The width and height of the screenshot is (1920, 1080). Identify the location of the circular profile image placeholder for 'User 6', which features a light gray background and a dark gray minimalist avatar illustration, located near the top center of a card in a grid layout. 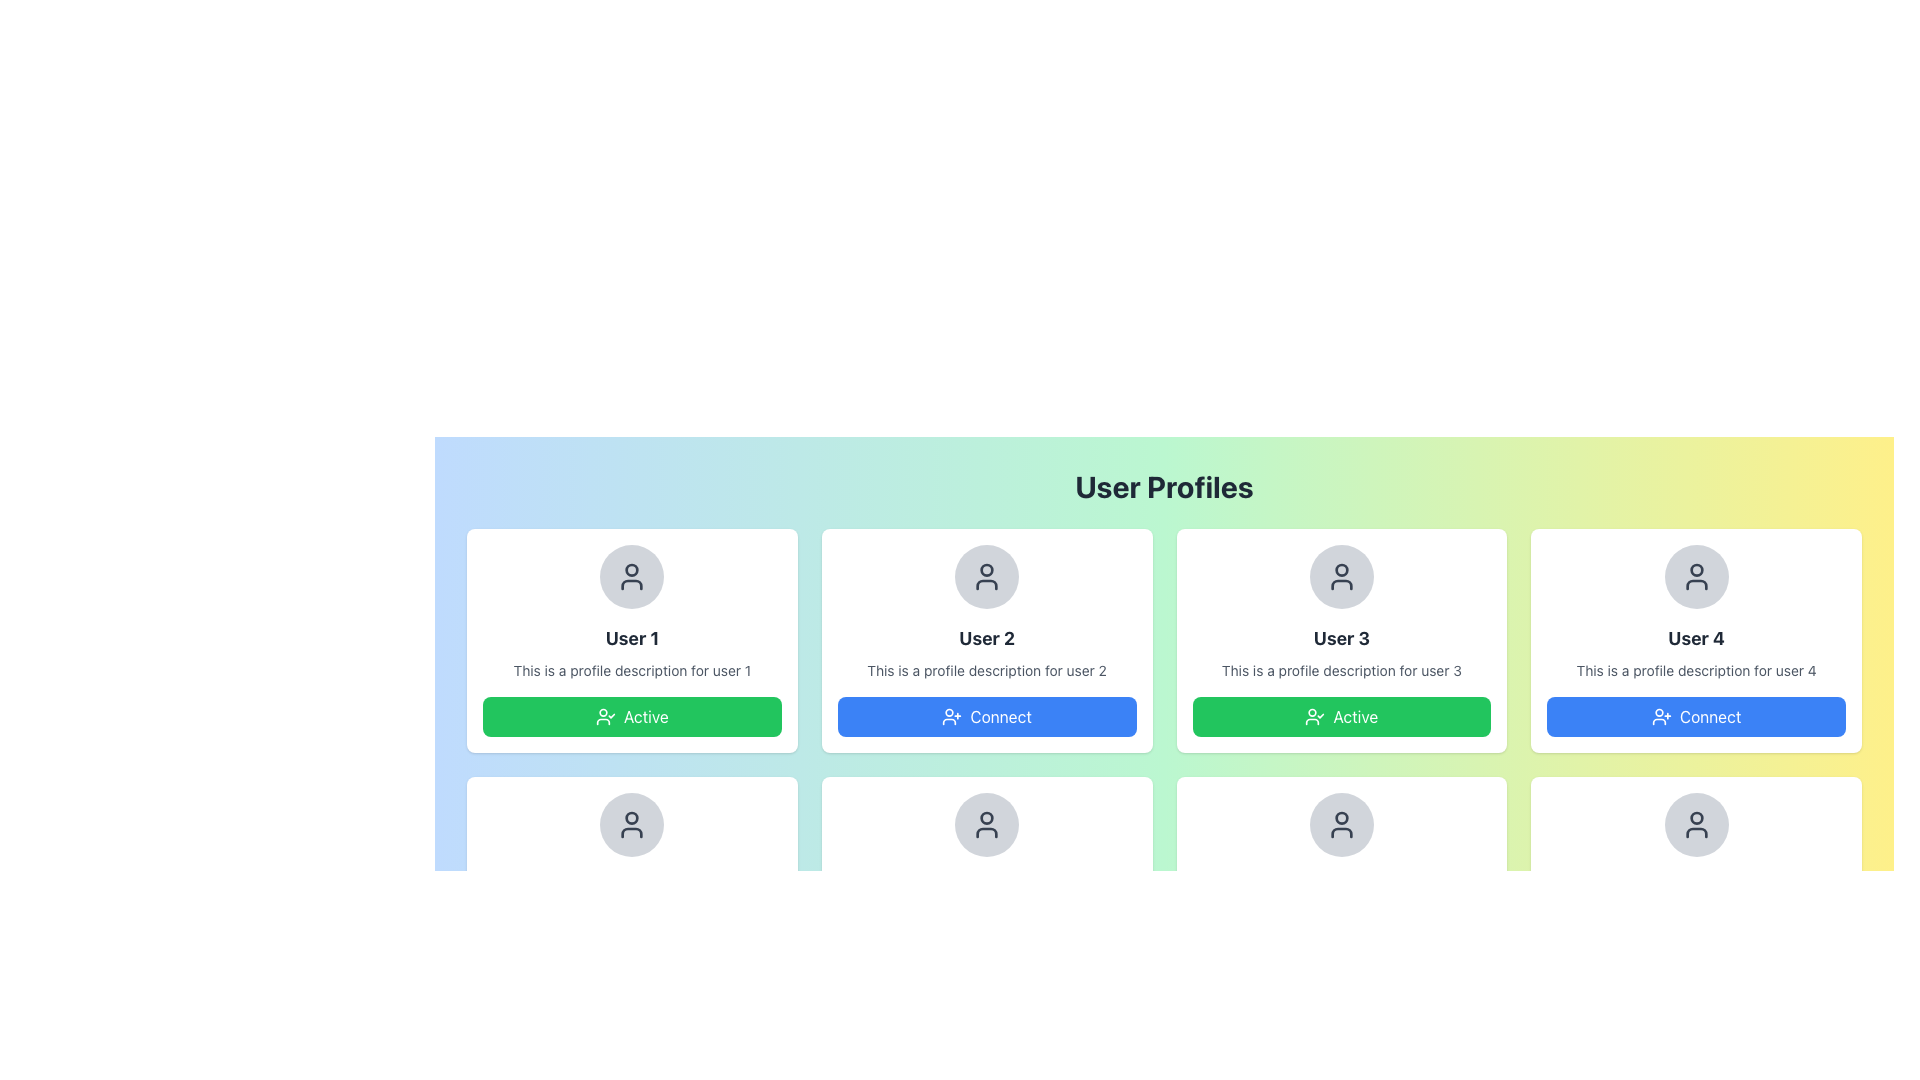
(987, 825).